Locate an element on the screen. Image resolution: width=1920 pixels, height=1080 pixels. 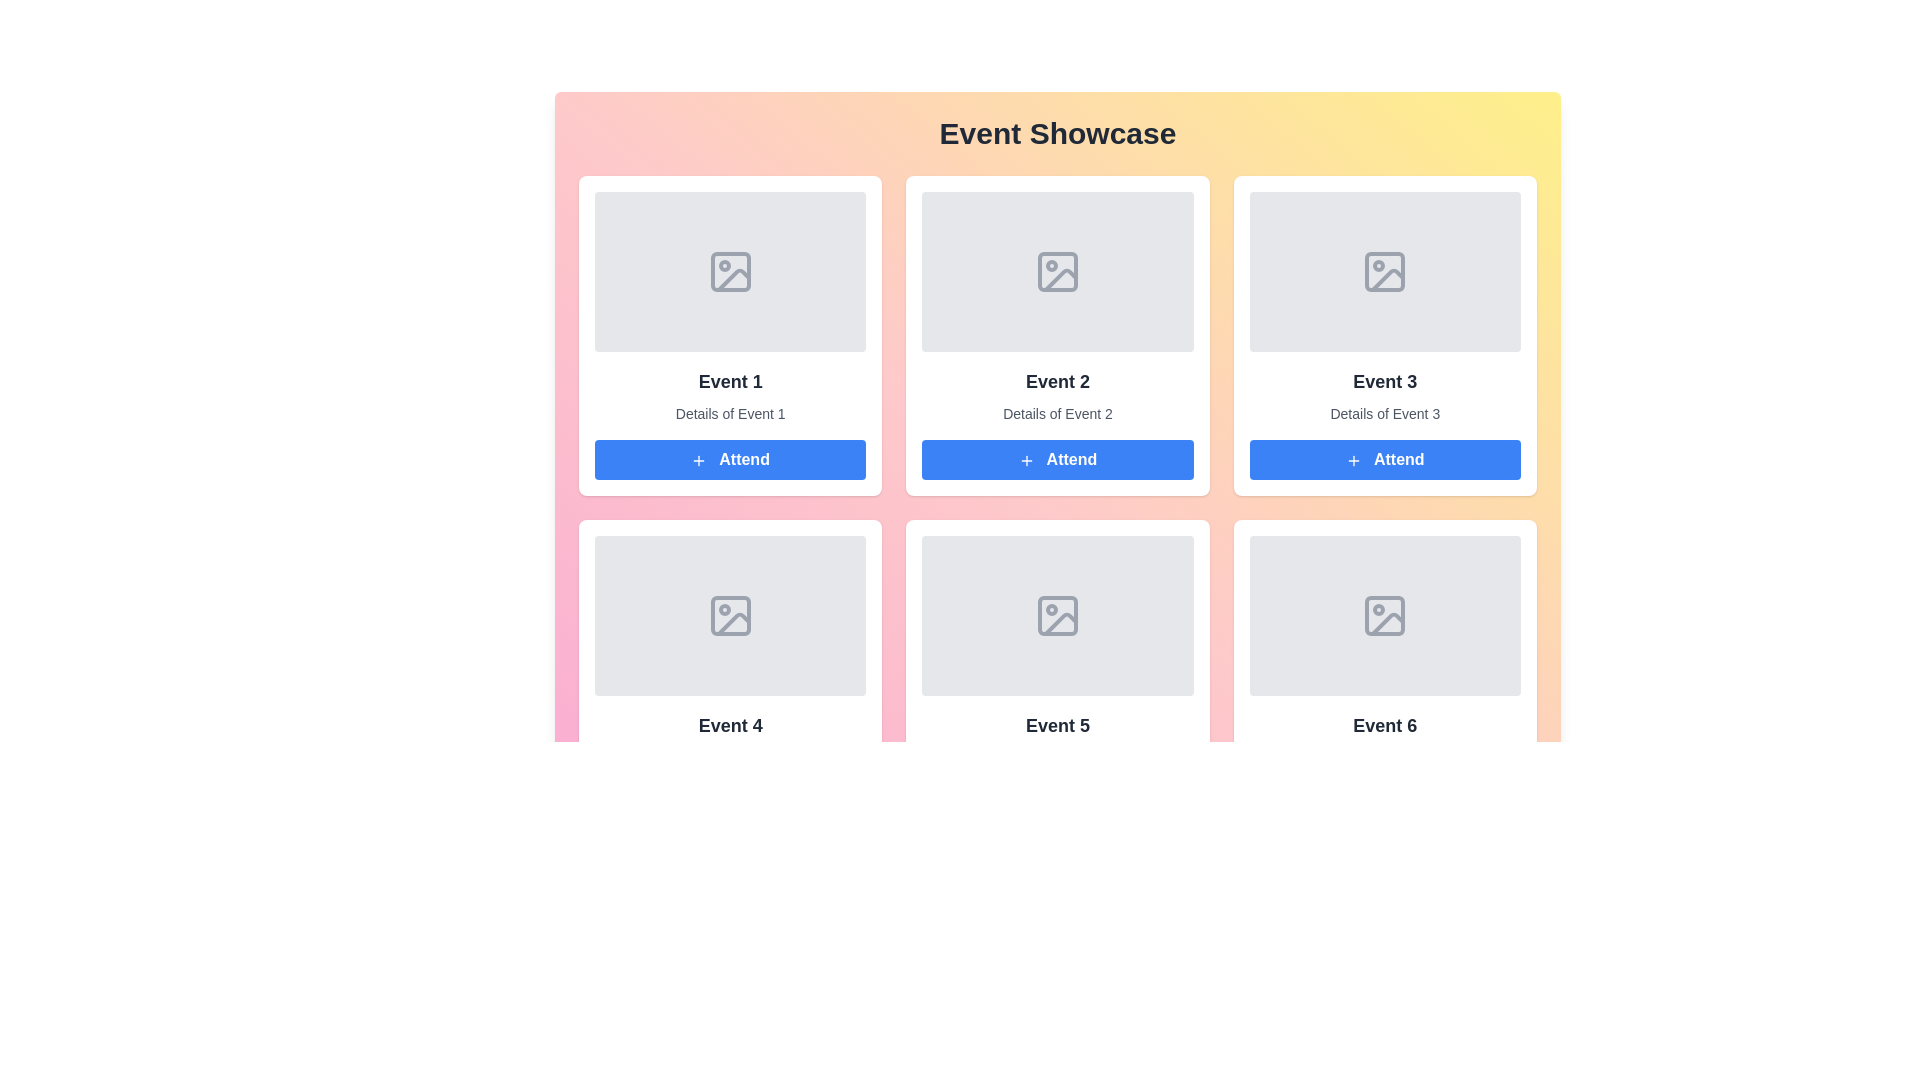
the informational Text label providing details about 'Event 2', located in the middle column of the top row of the grid layout is located at coordinates (1056, 412).